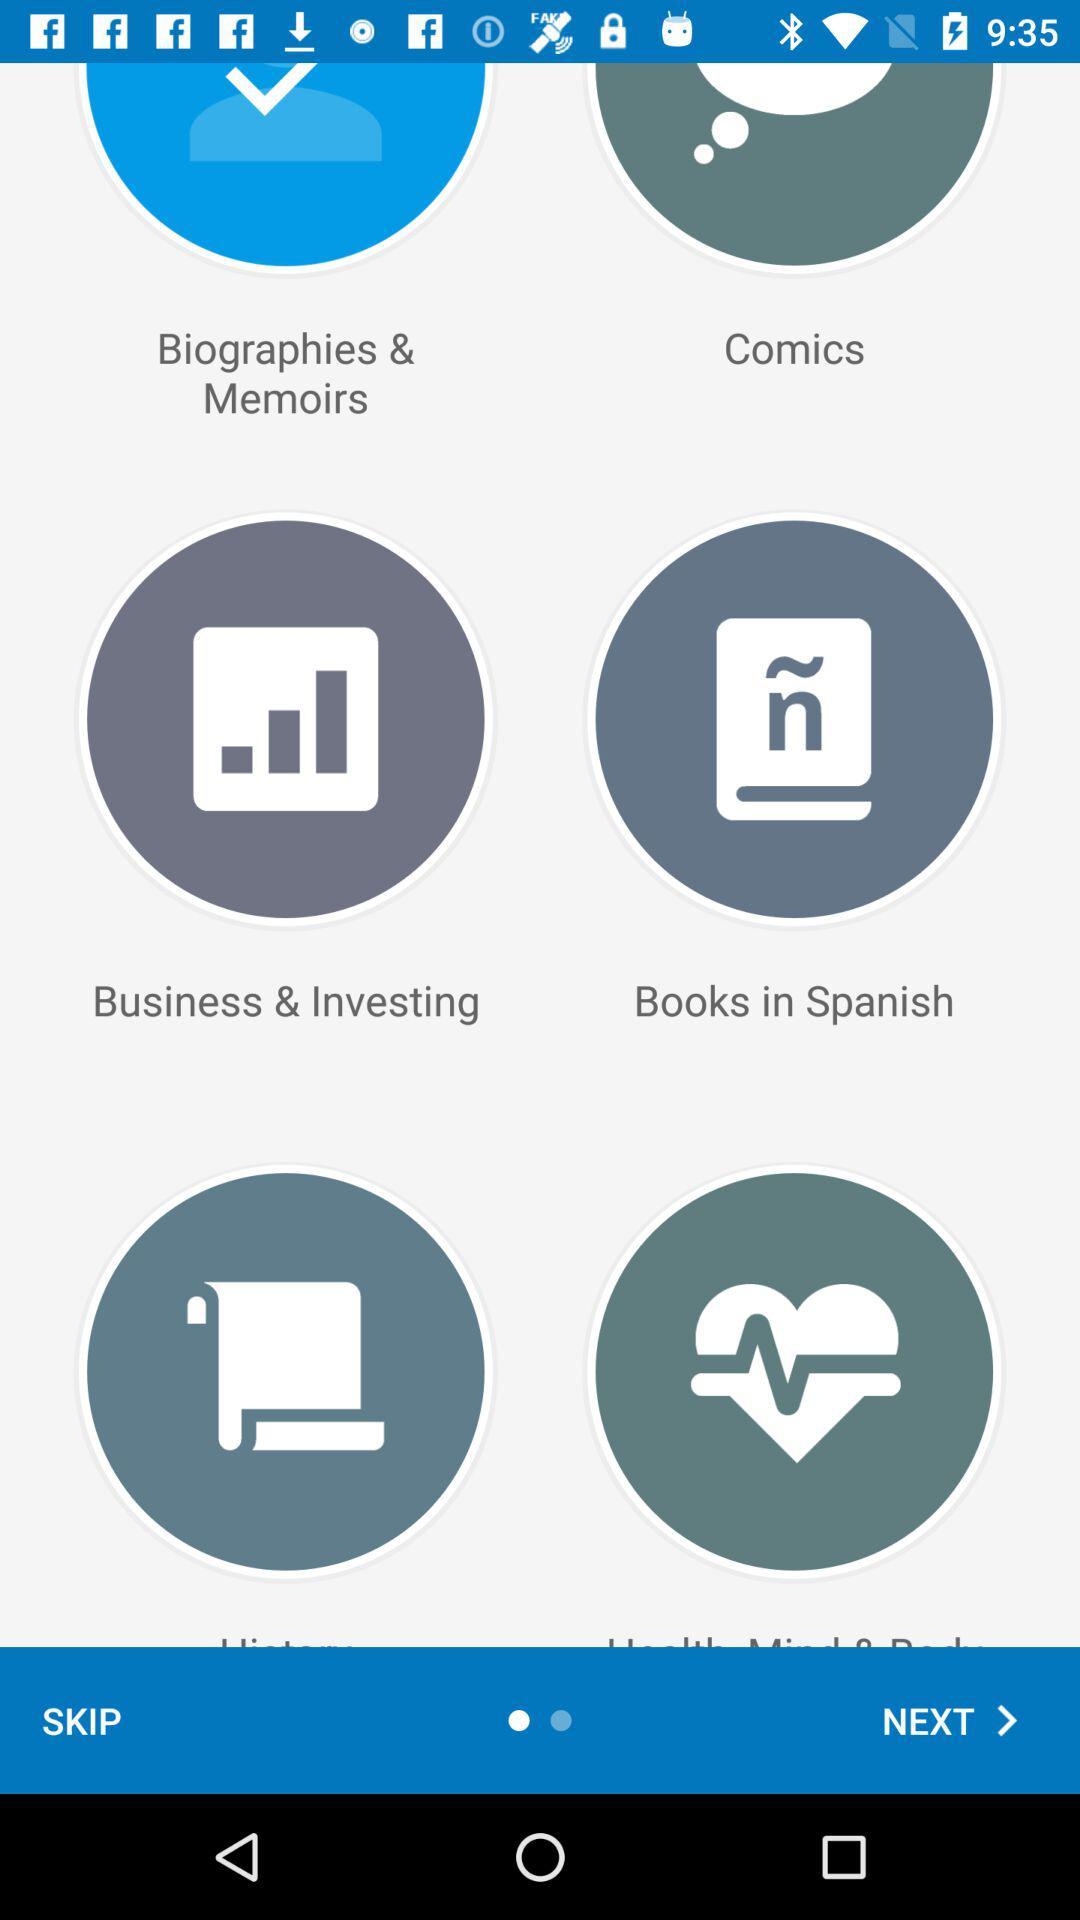 This screenshot has height=1920, width=1080. I want to click on the next item, so click(959, 1719).